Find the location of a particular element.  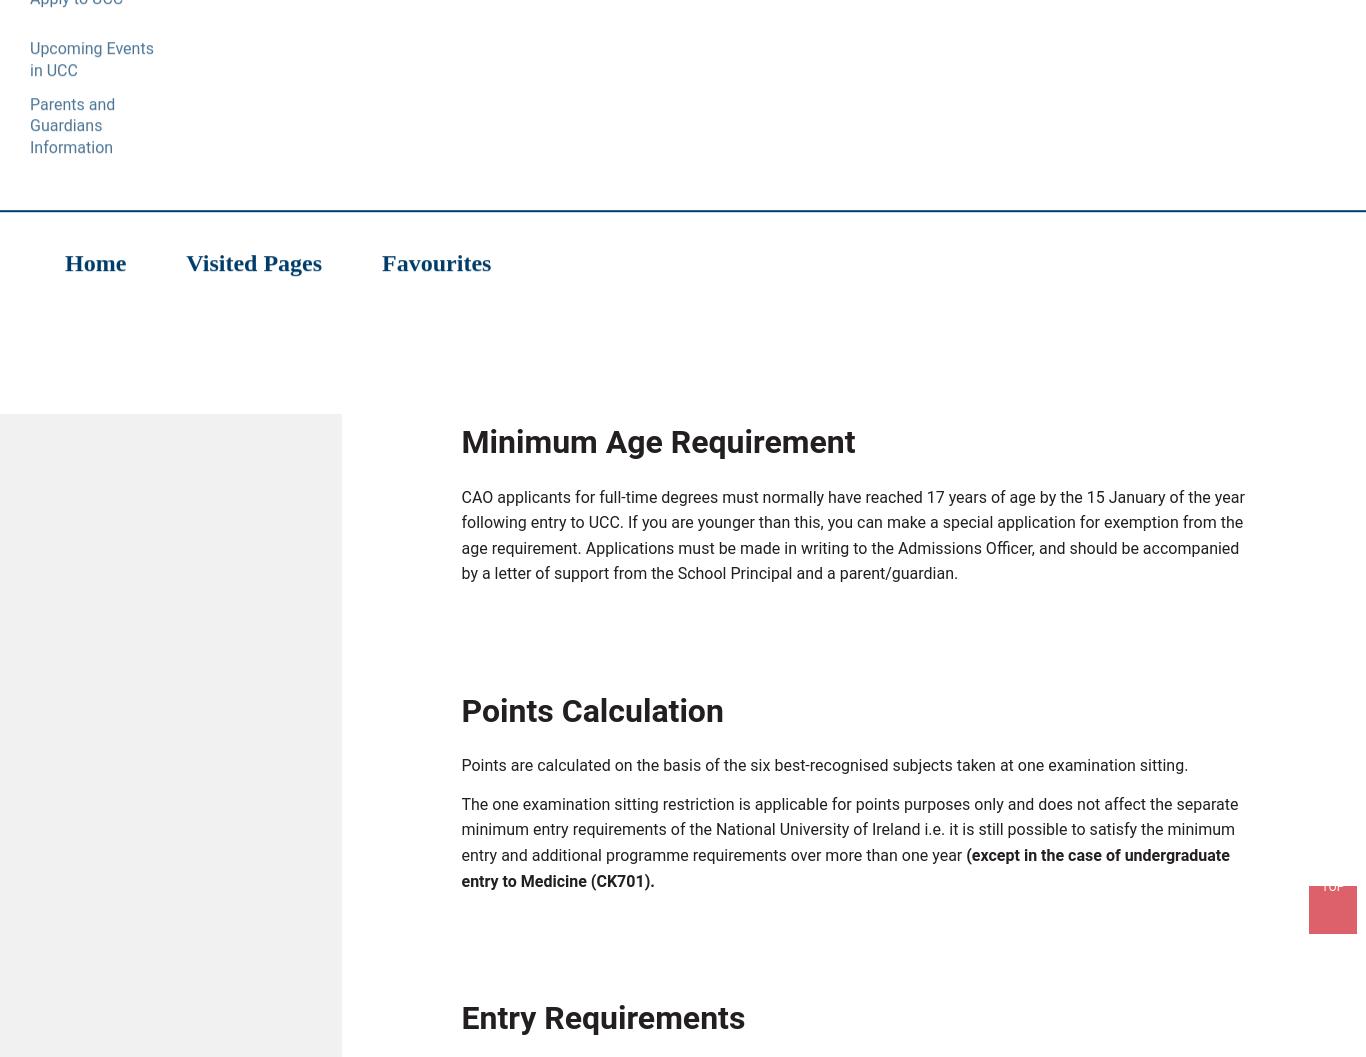

'Points are calculated on the basis of the six best-recognised subjects taken at one examination sitting.' is located at coordinates (823, 770).